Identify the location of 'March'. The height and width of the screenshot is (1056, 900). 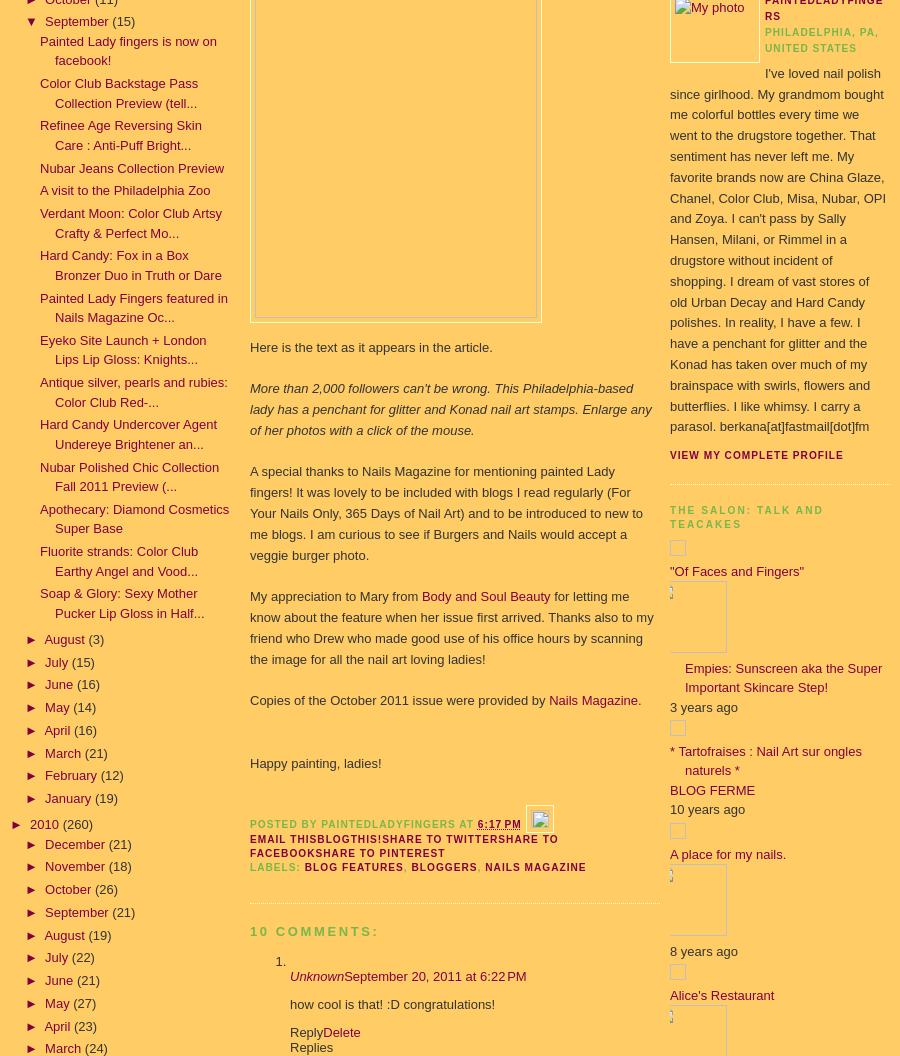
(44, 751).